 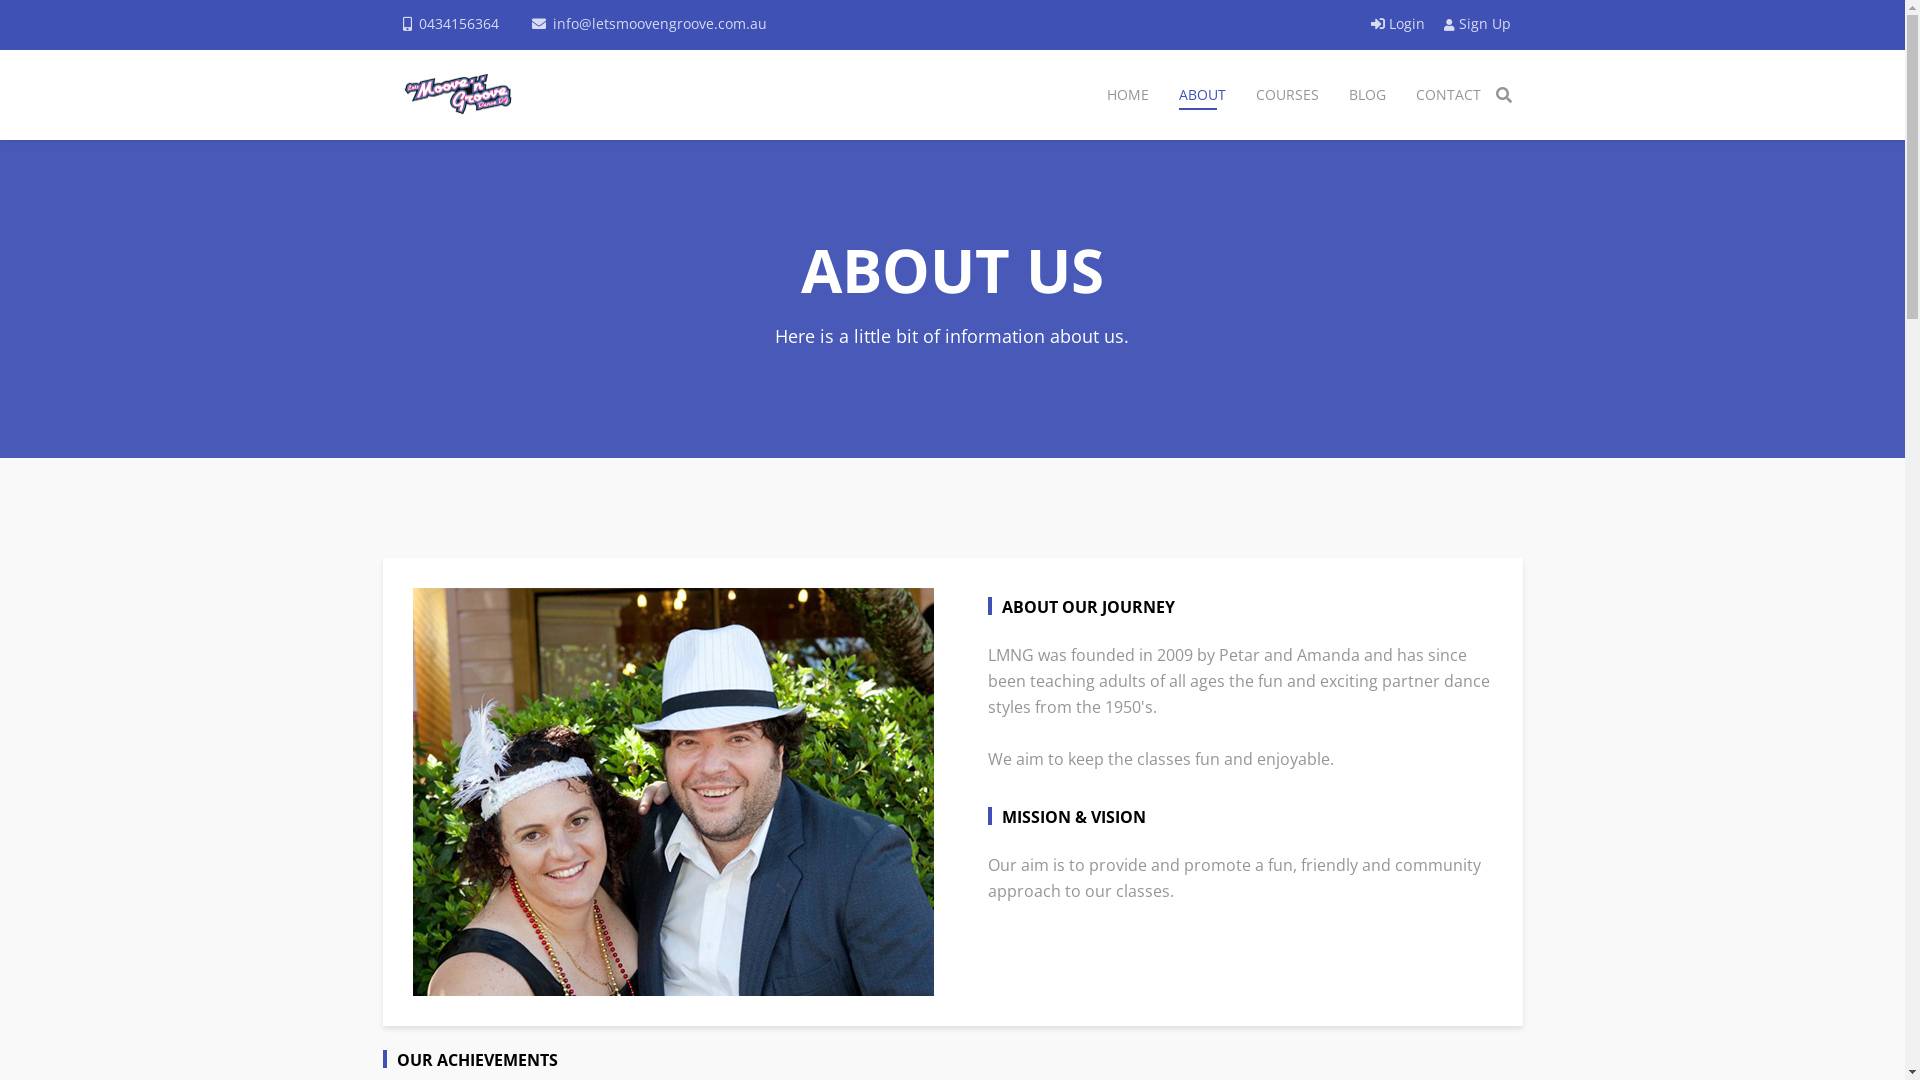 What do you see at coordinates (552, 23) in the screenshot?
I see `'info@letsmoovengroove.com.au'` at bounding box center [552, 23].